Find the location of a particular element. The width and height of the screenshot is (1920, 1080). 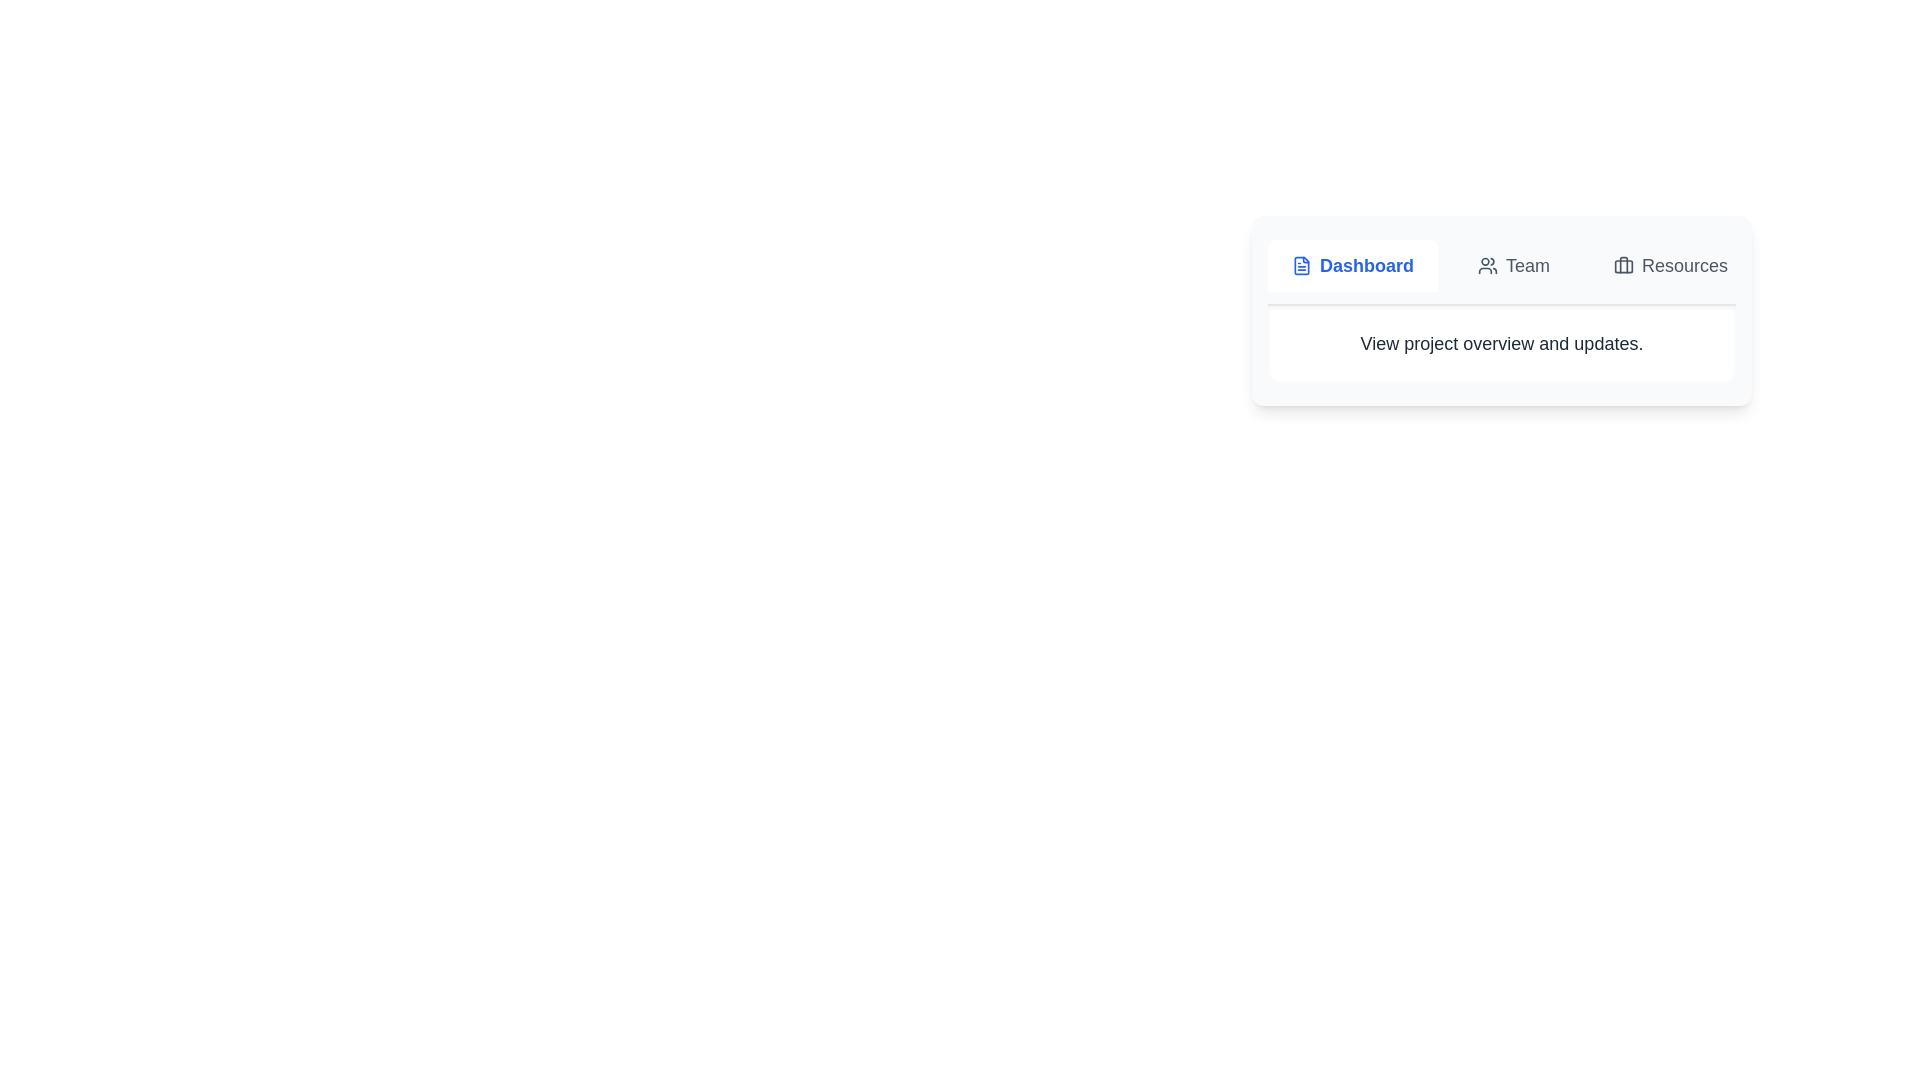

the Dashboard tab by clicking on its button is located at coordinates (1353, 265).